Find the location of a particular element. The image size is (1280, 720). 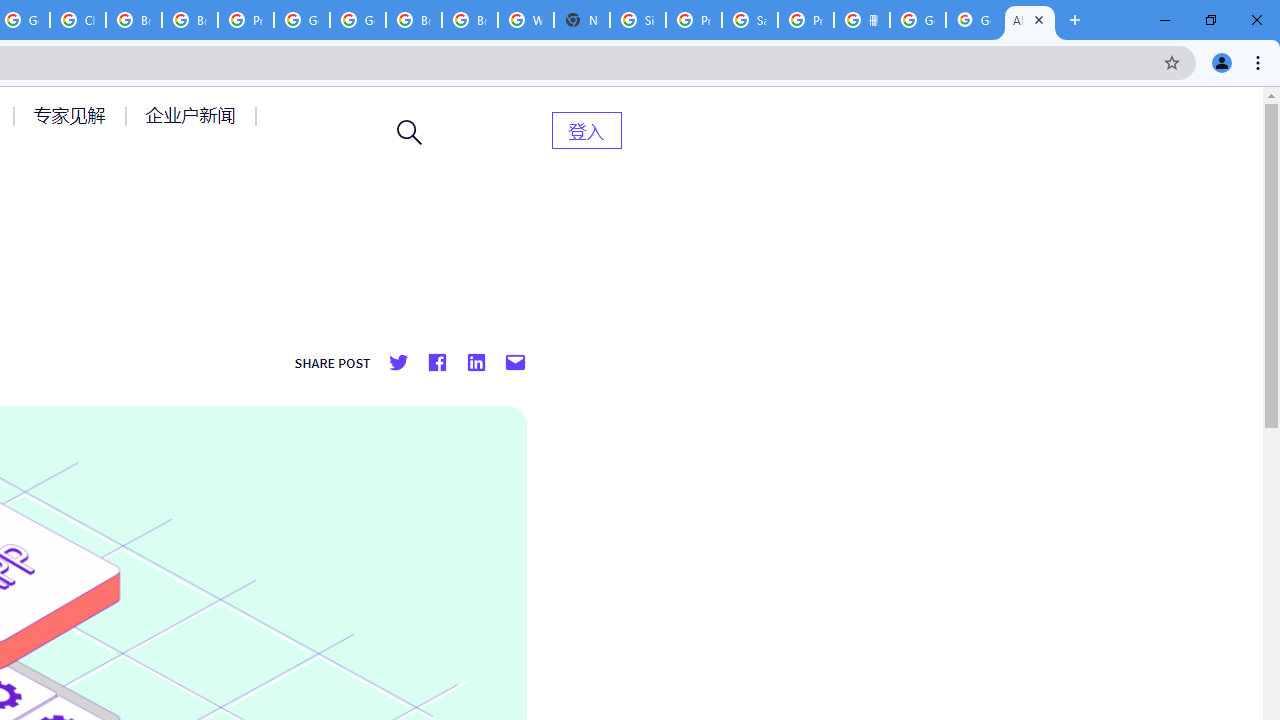

'AutomationID: menu-item-77764' is located at coordinates (72, 115).